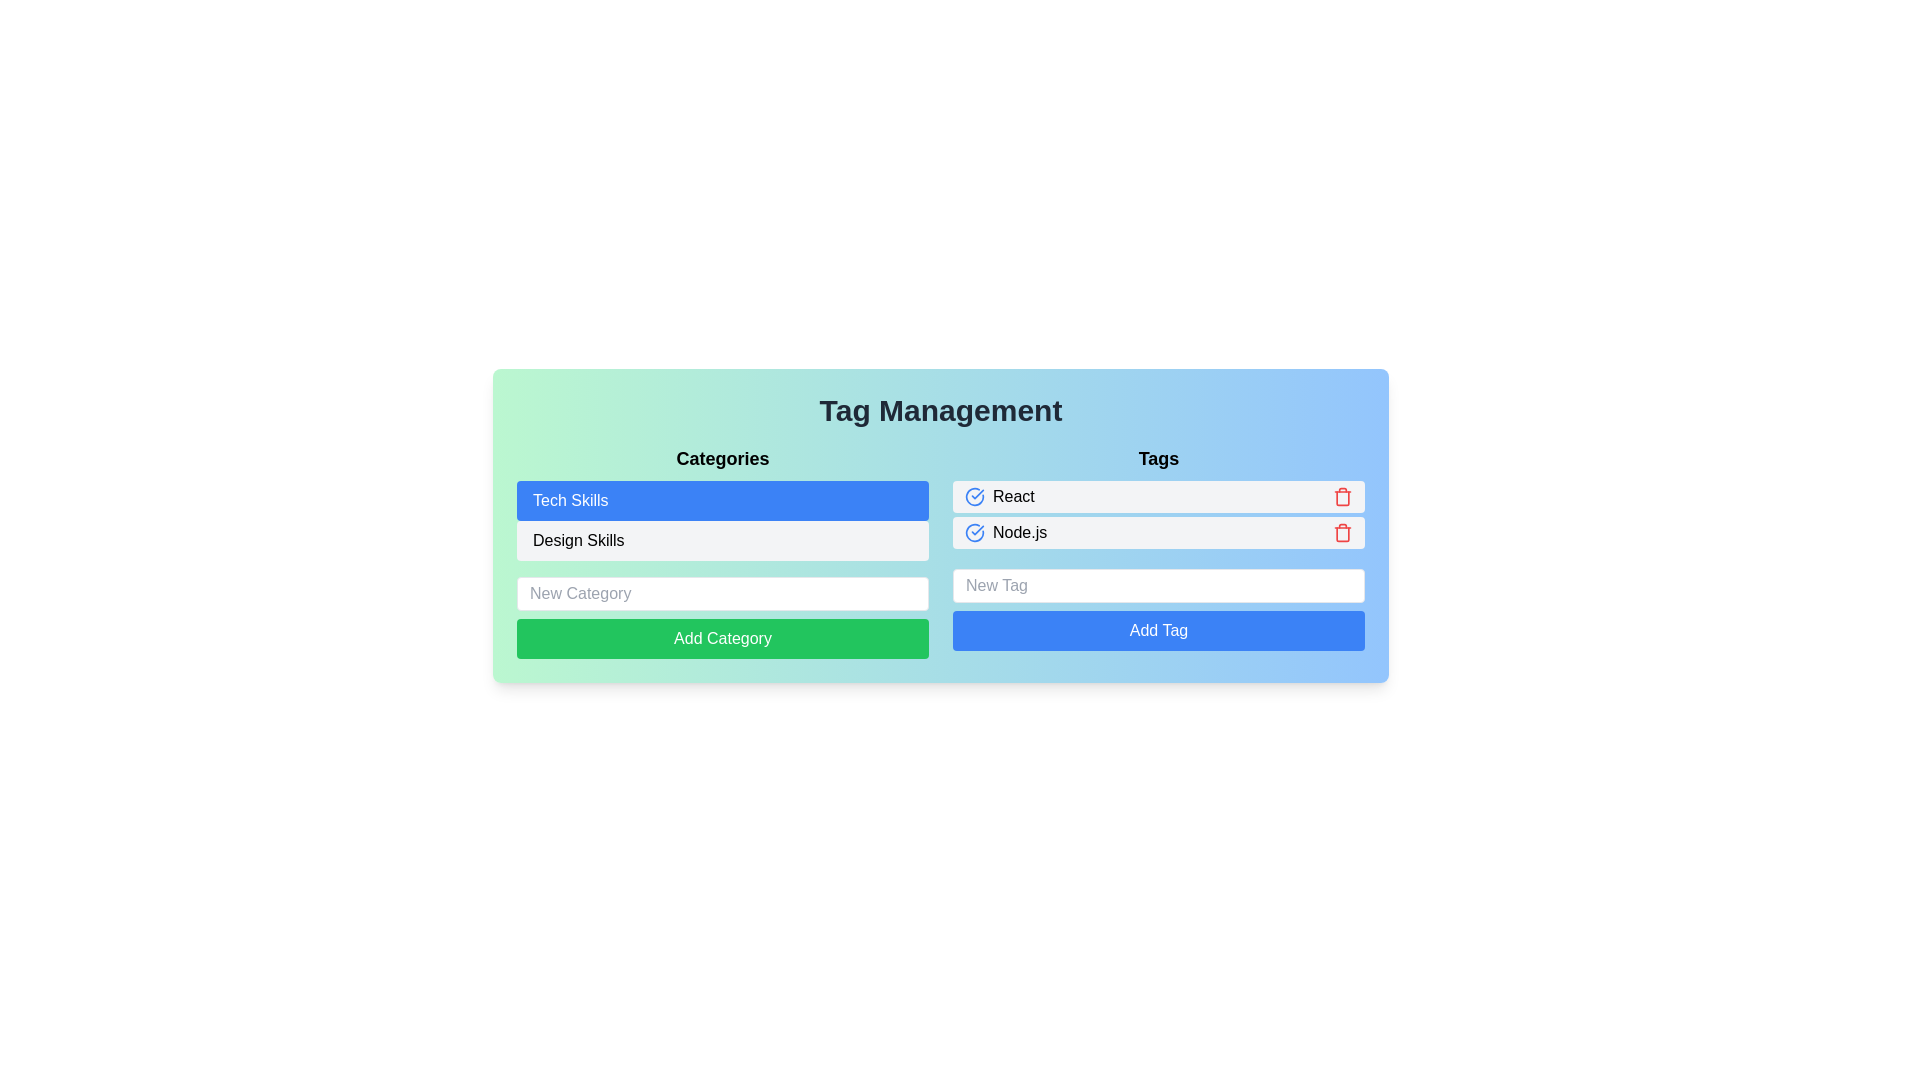 This screenshot has height=1080, width=1920. What do you see at coordinates (999, 496) in the screenshot?
I see `the 'React' tag label, which is a visual representation in the 'Tags' section, positioned to the left of its delete icon` at bounding box center [999, 496].